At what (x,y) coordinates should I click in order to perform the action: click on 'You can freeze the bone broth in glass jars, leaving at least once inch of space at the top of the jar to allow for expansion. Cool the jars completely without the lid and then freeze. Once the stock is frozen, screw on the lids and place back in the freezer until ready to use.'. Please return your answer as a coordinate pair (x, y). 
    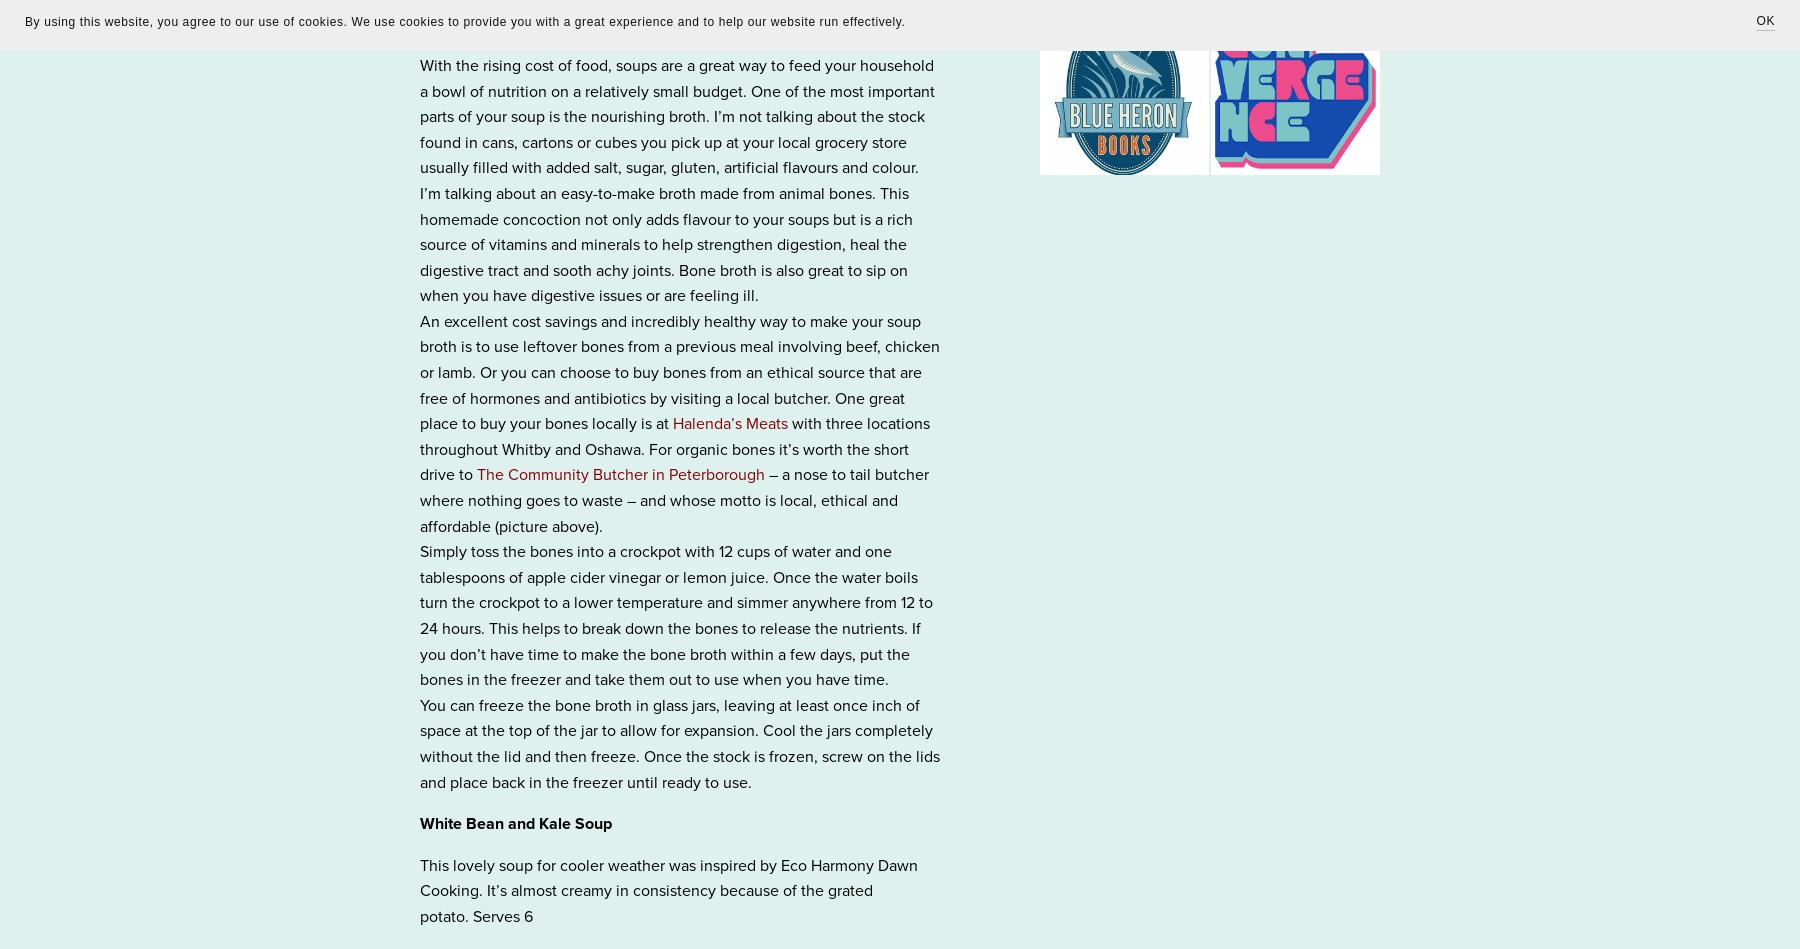
    Looking at the image, I should click on (679, 742).